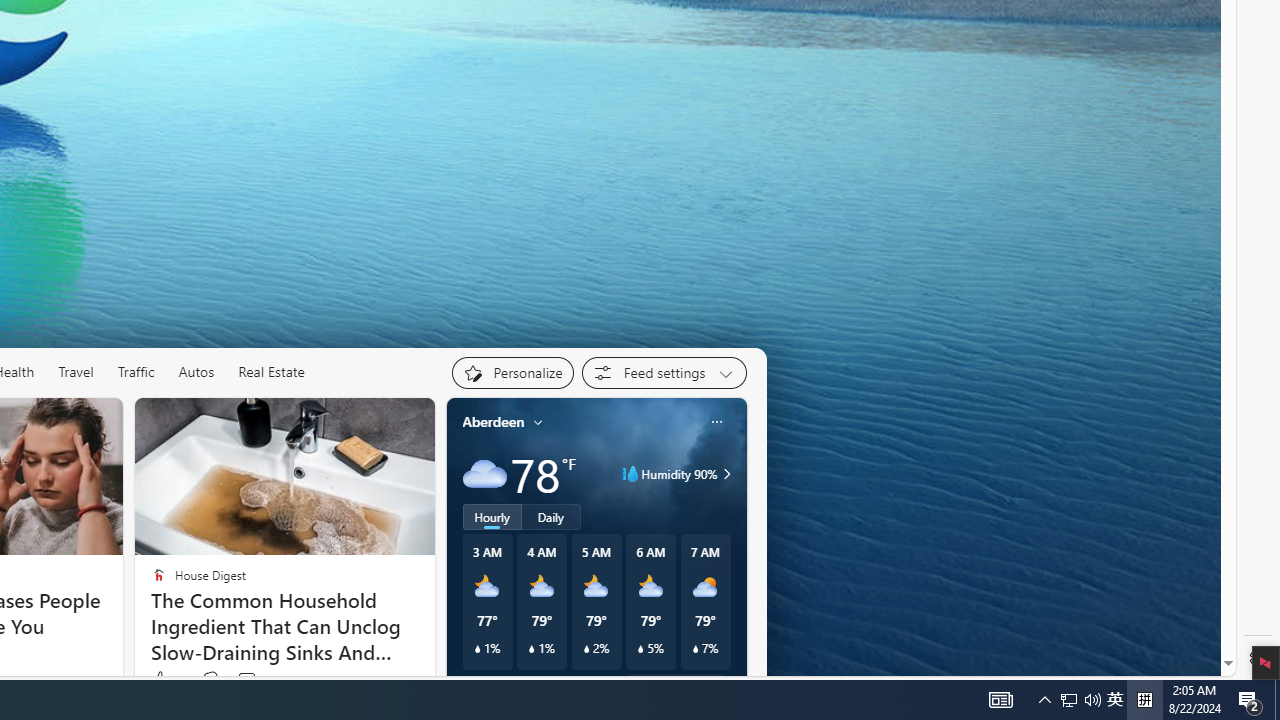 This screenshot has width=1280, height=720. What do you see at coordinates (675, 684) in the screenshot?
I see `'See full forecast'` at bounding box center [675, 684].